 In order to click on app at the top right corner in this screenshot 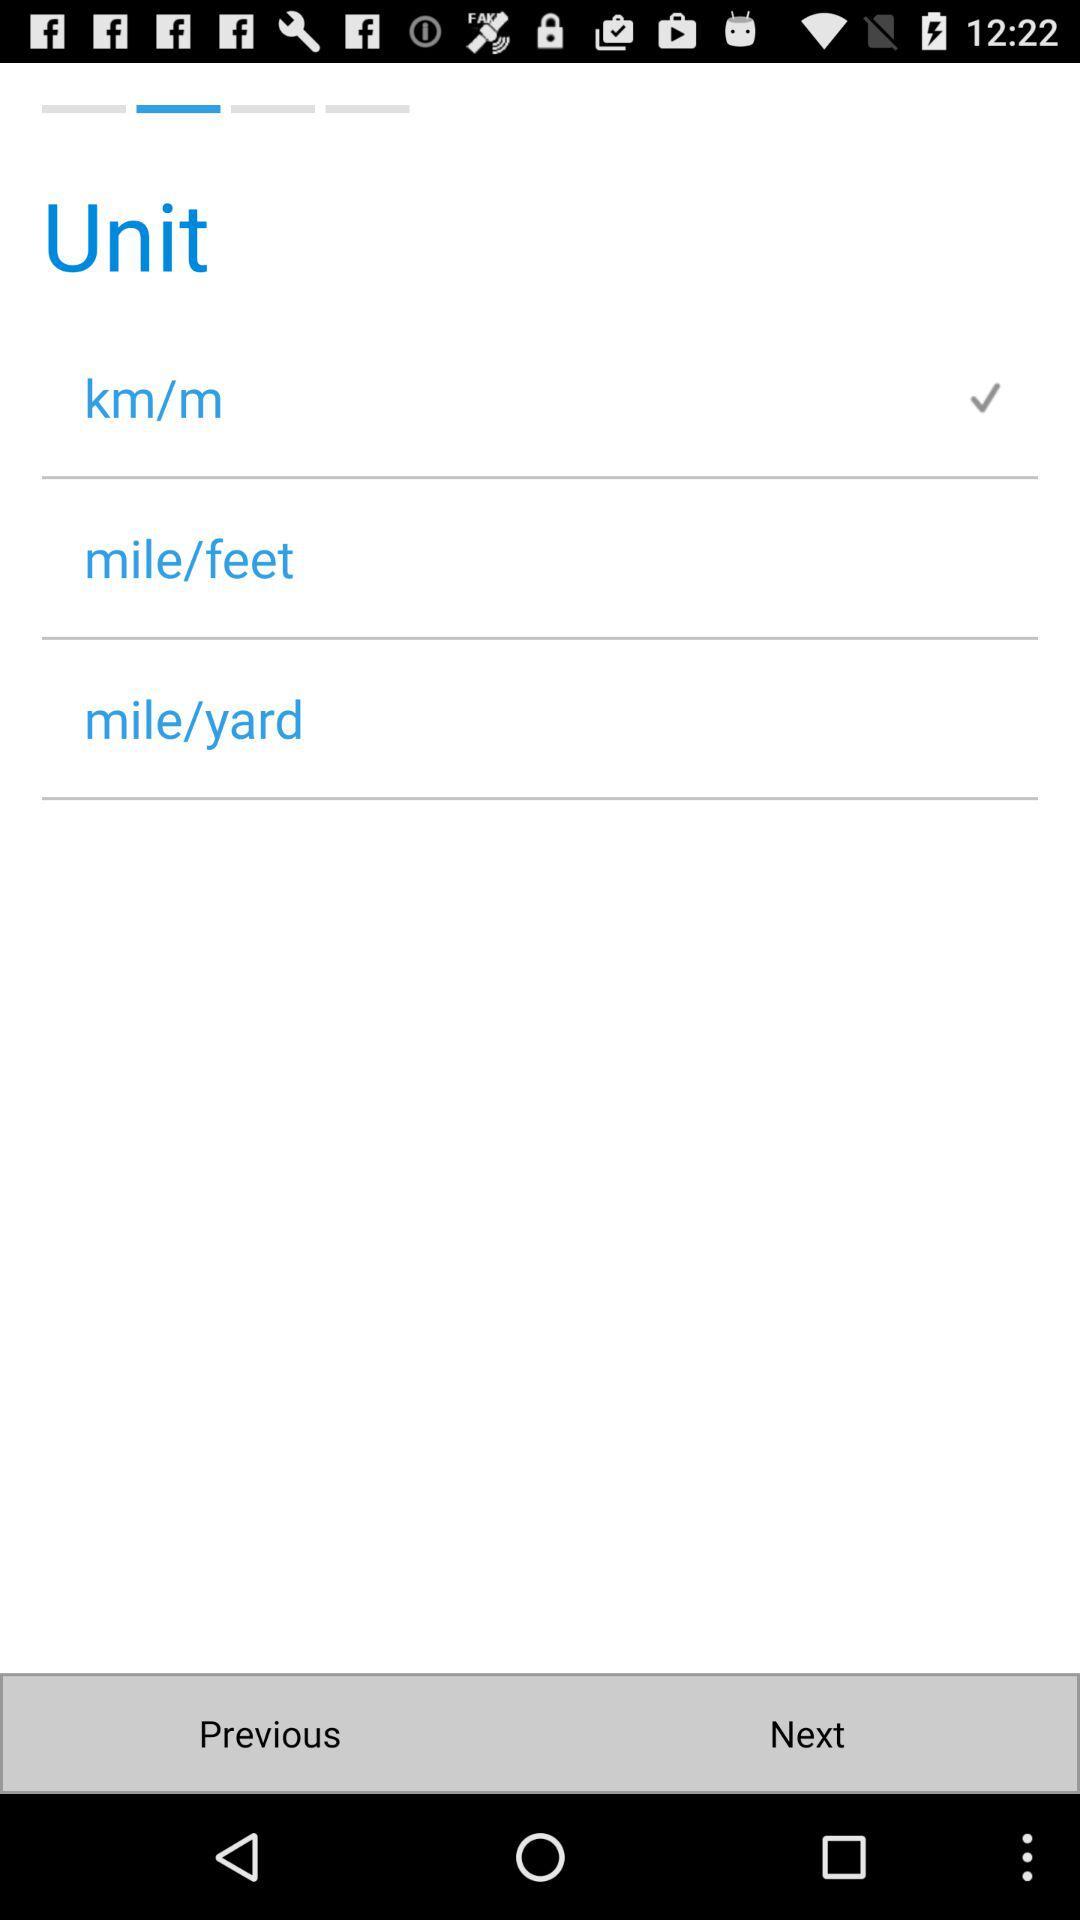, I will do `click(1001, 397)`.